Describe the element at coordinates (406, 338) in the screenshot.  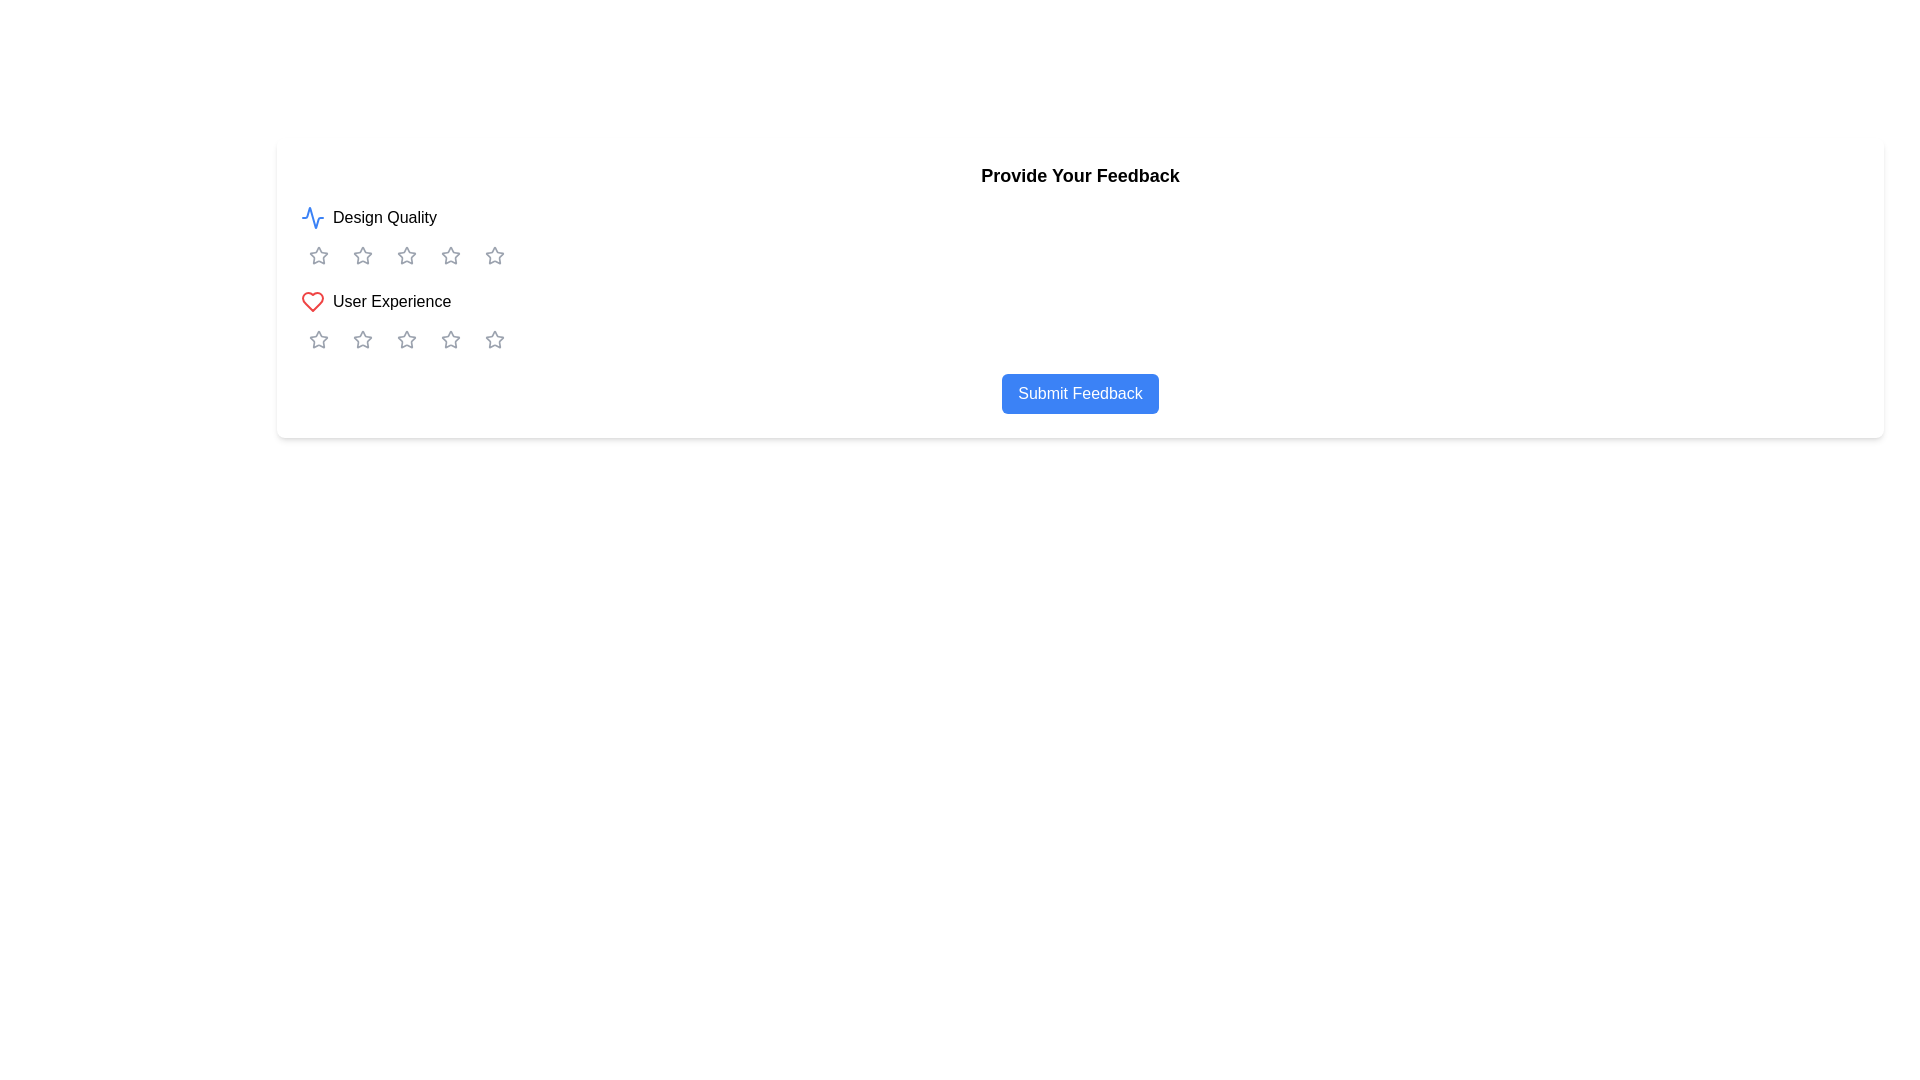
I see `the highlighted star icon in the second row, third from the left, under the 'User Experience' label` at that location.